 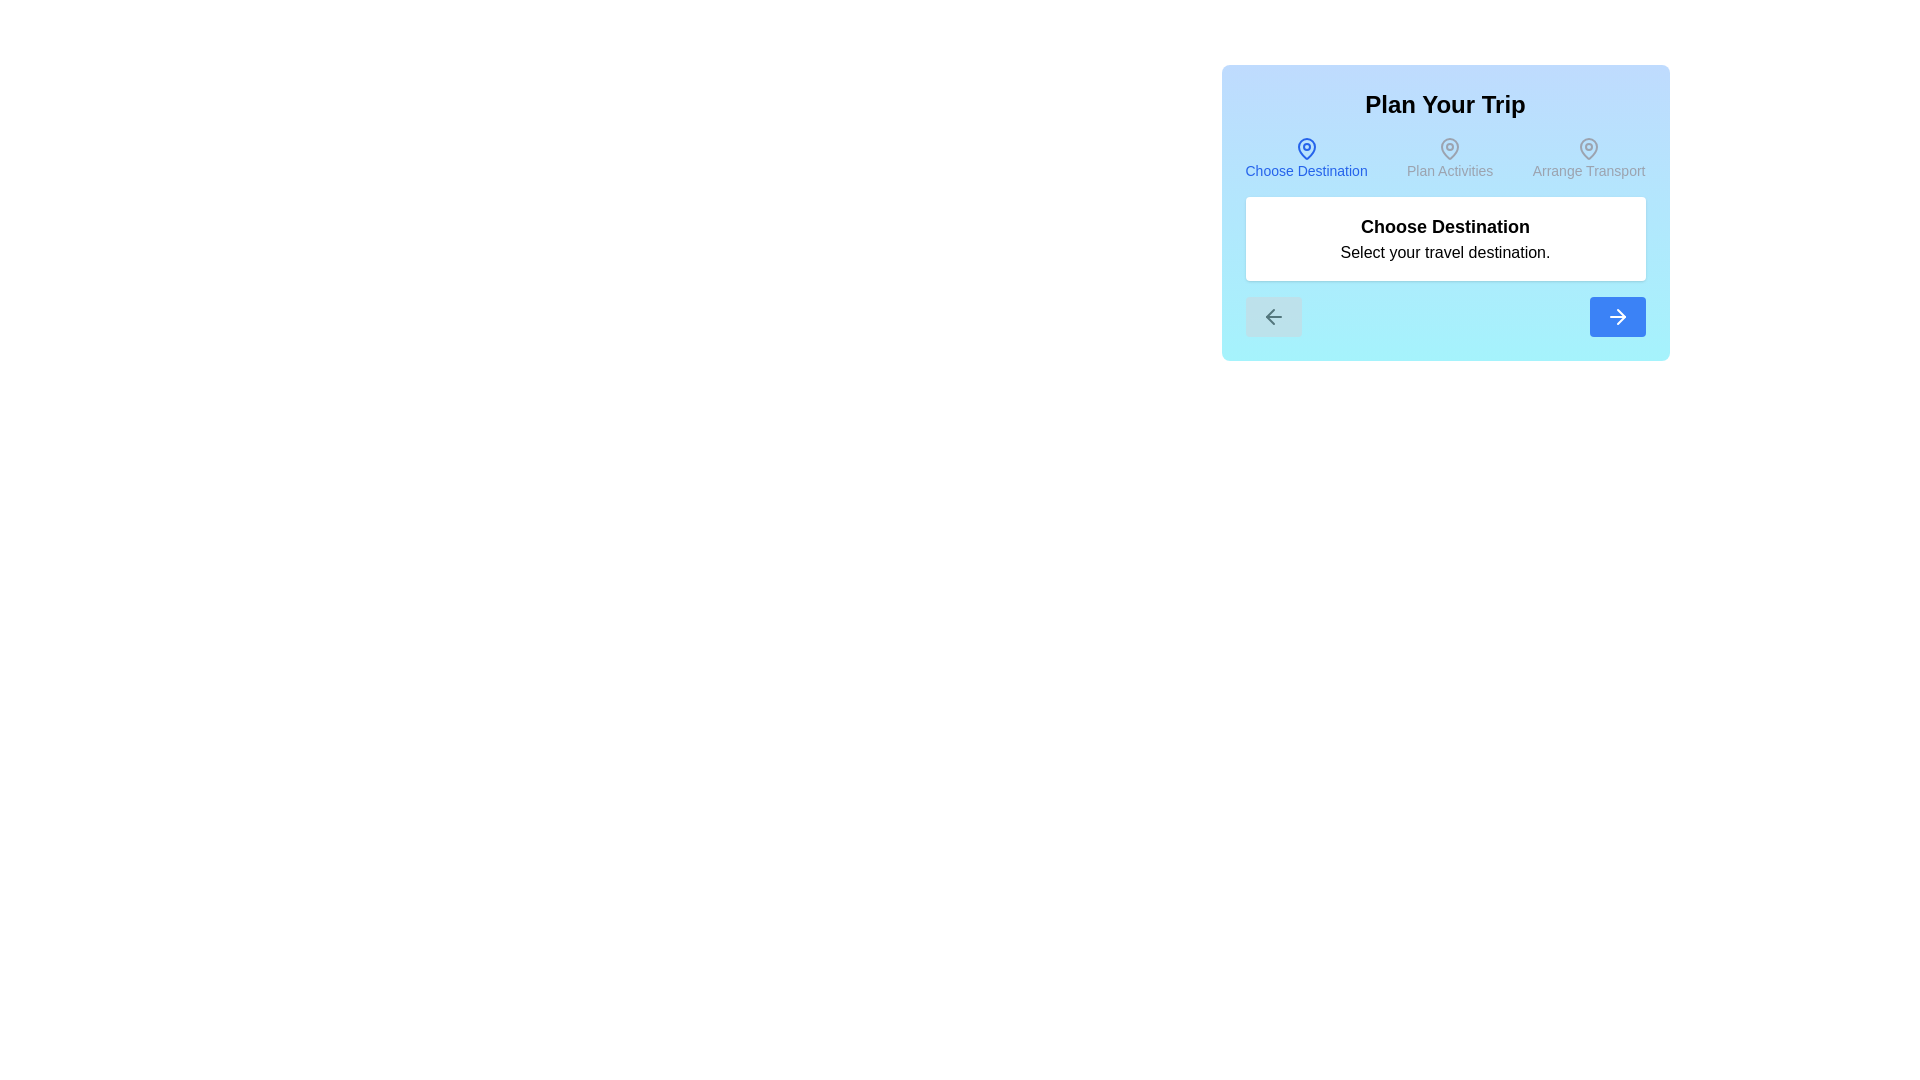 What do you see at coordinates (1272, 315) in the screenshot?
I see `the left arrow button to navigate to the previous step` at bounding box center [1272, 315].